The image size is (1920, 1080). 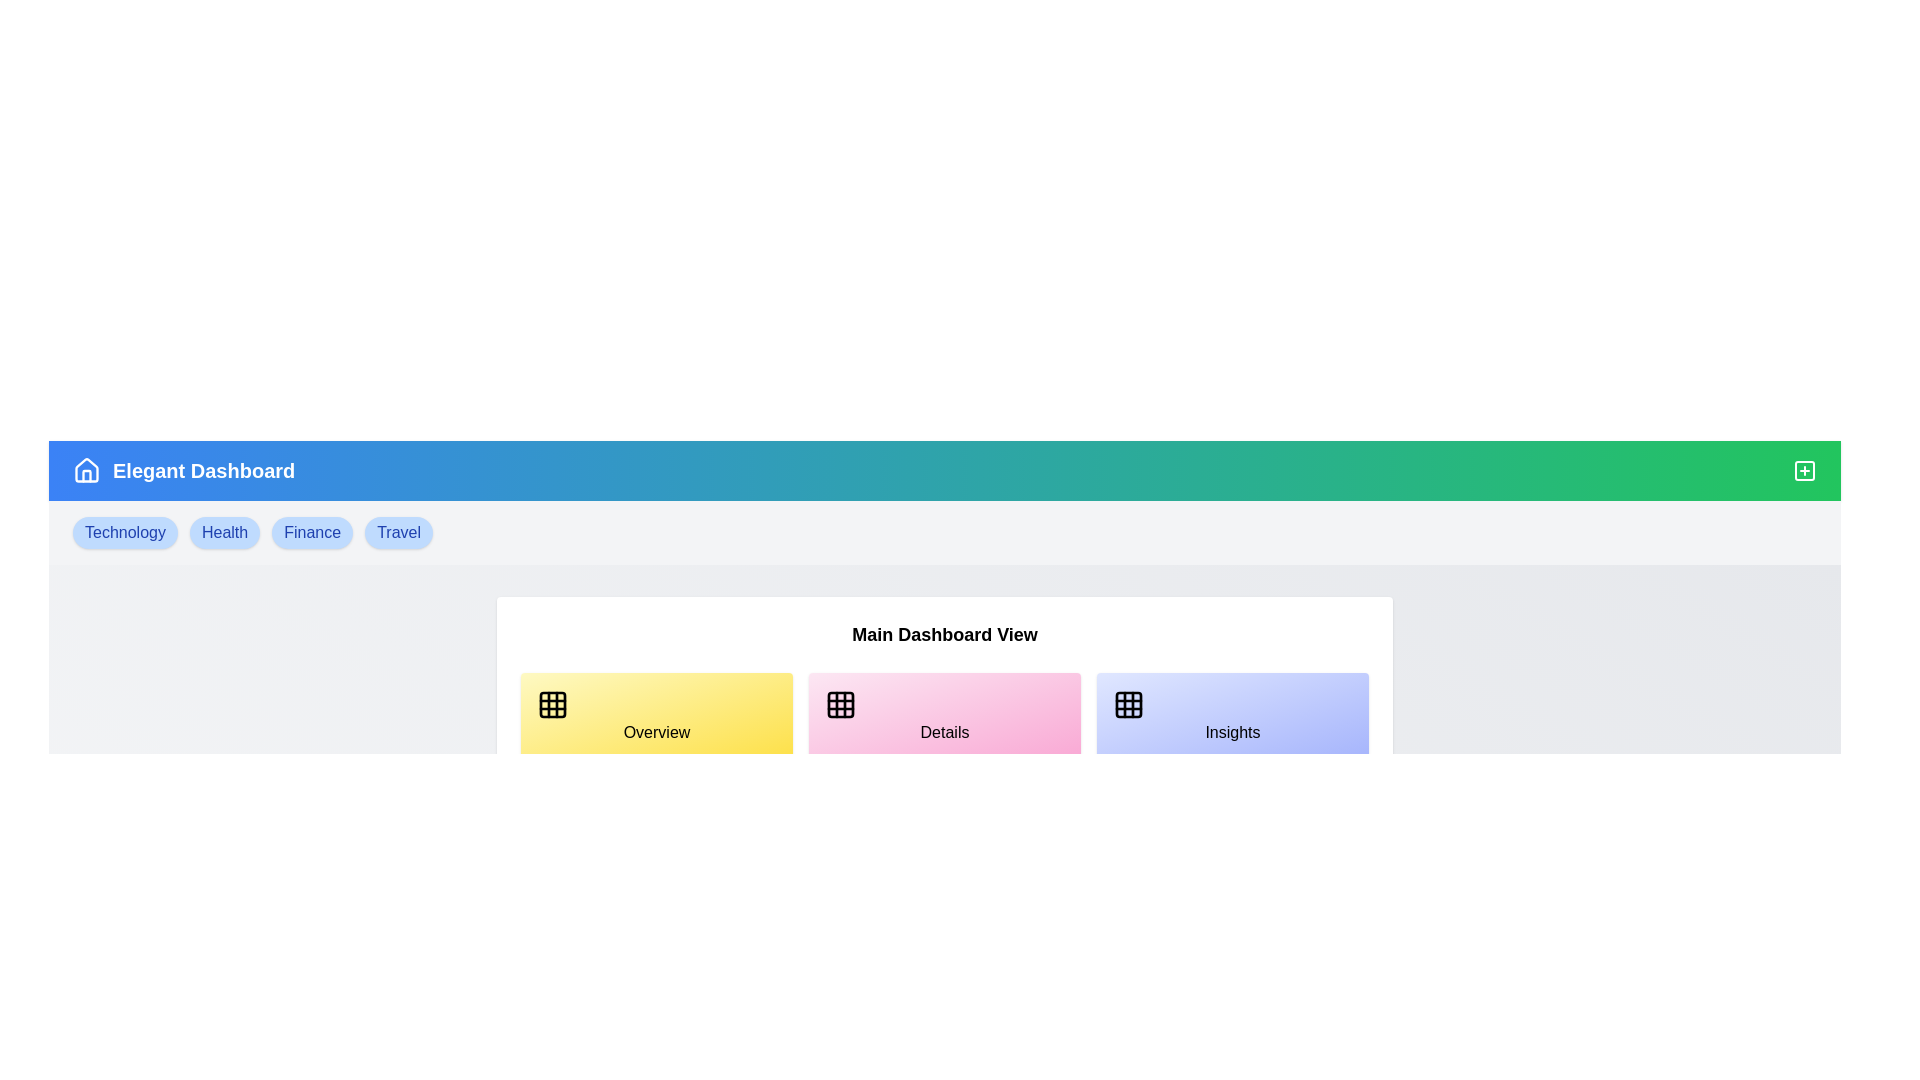 I want to click on the Details card to explore its content, so click(x=944, y=716).